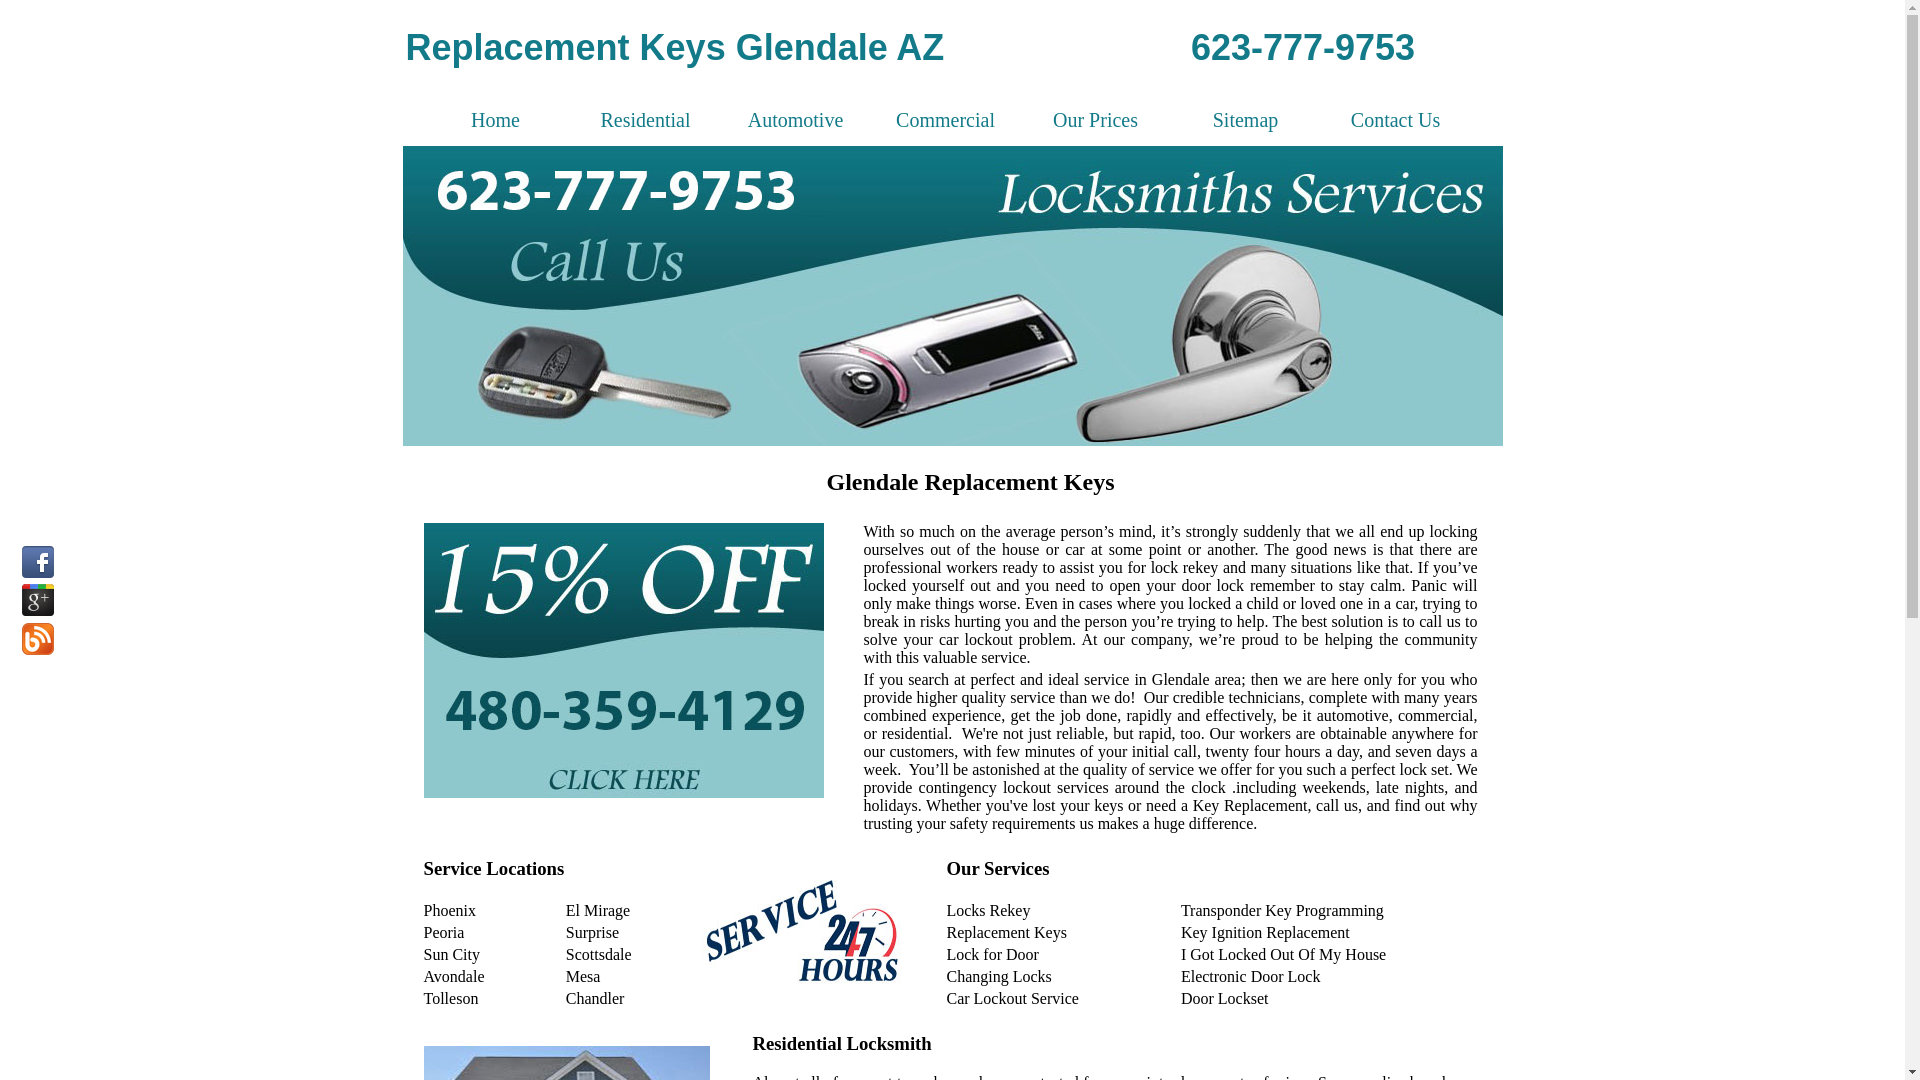  I want to click on 'Locks Rekey', so click(944, 910).